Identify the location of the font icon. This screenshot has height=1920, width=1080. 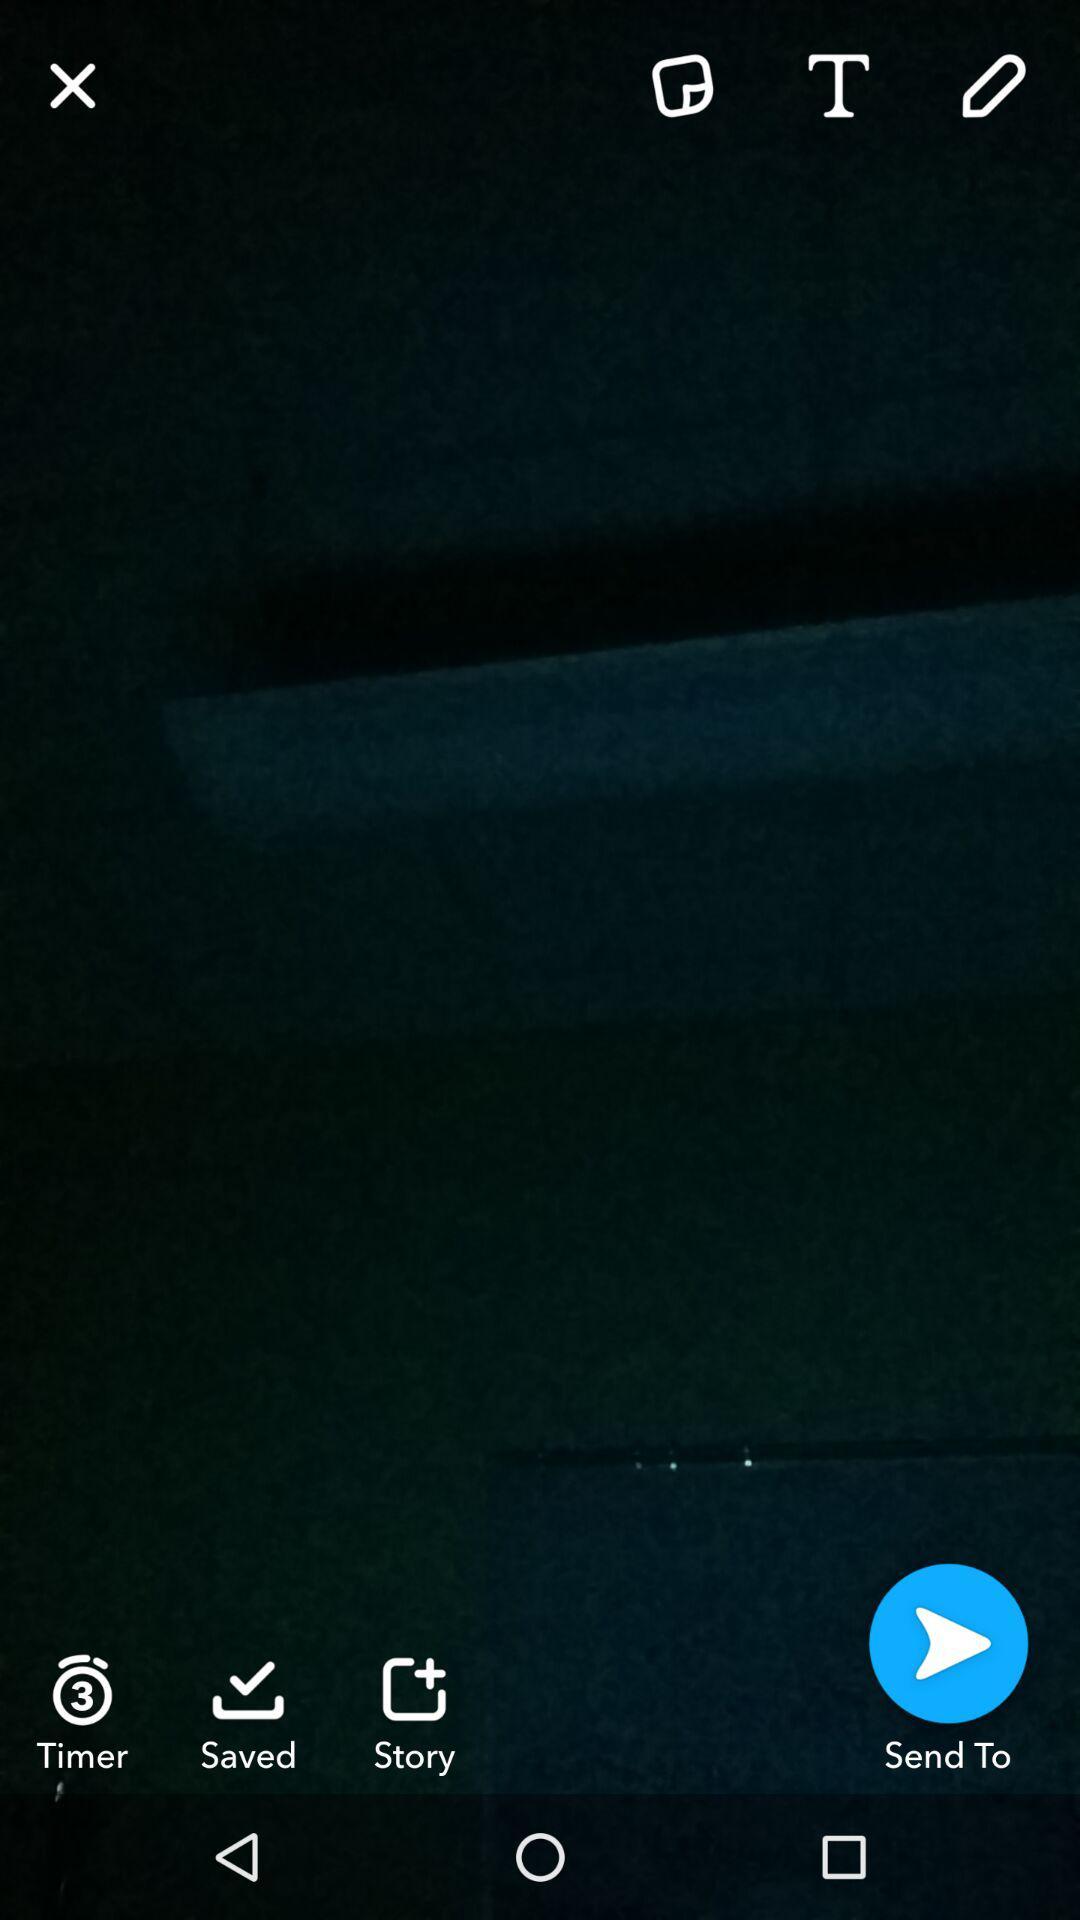
(838, 84).